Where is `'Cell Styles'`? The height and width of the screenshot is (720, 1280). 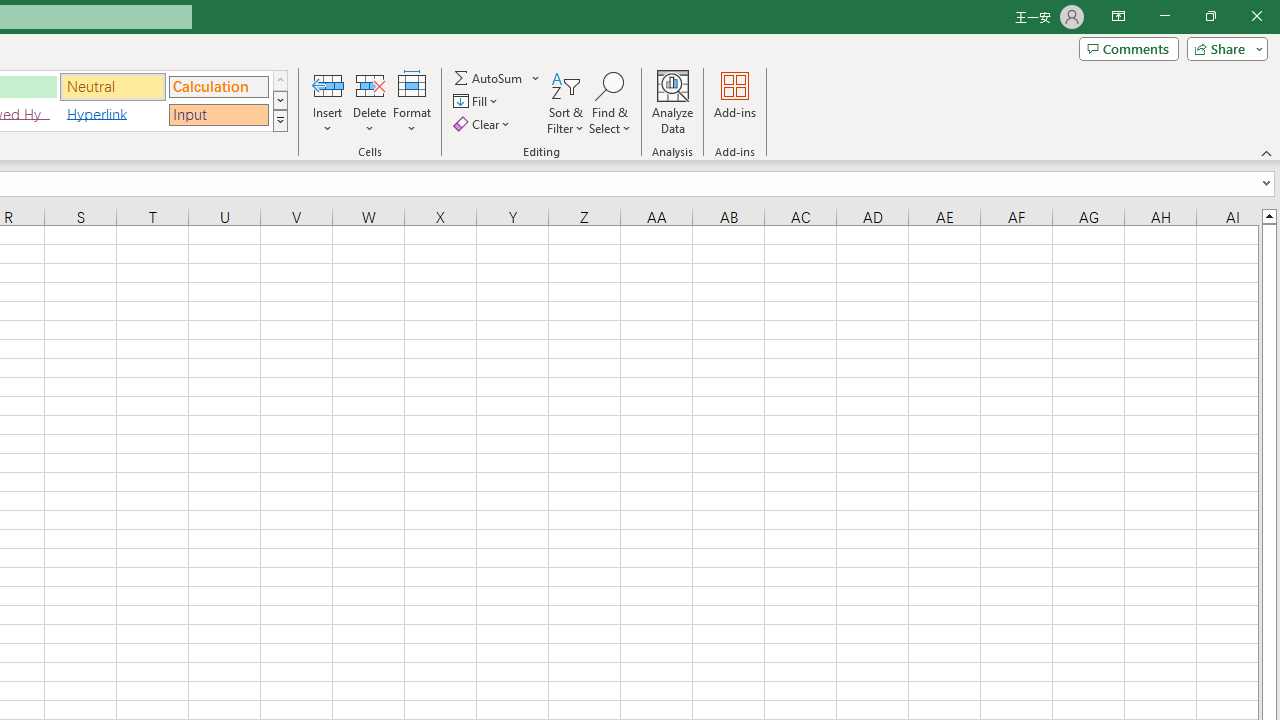
'Cell Styles' is located at coordinates (279, 120).